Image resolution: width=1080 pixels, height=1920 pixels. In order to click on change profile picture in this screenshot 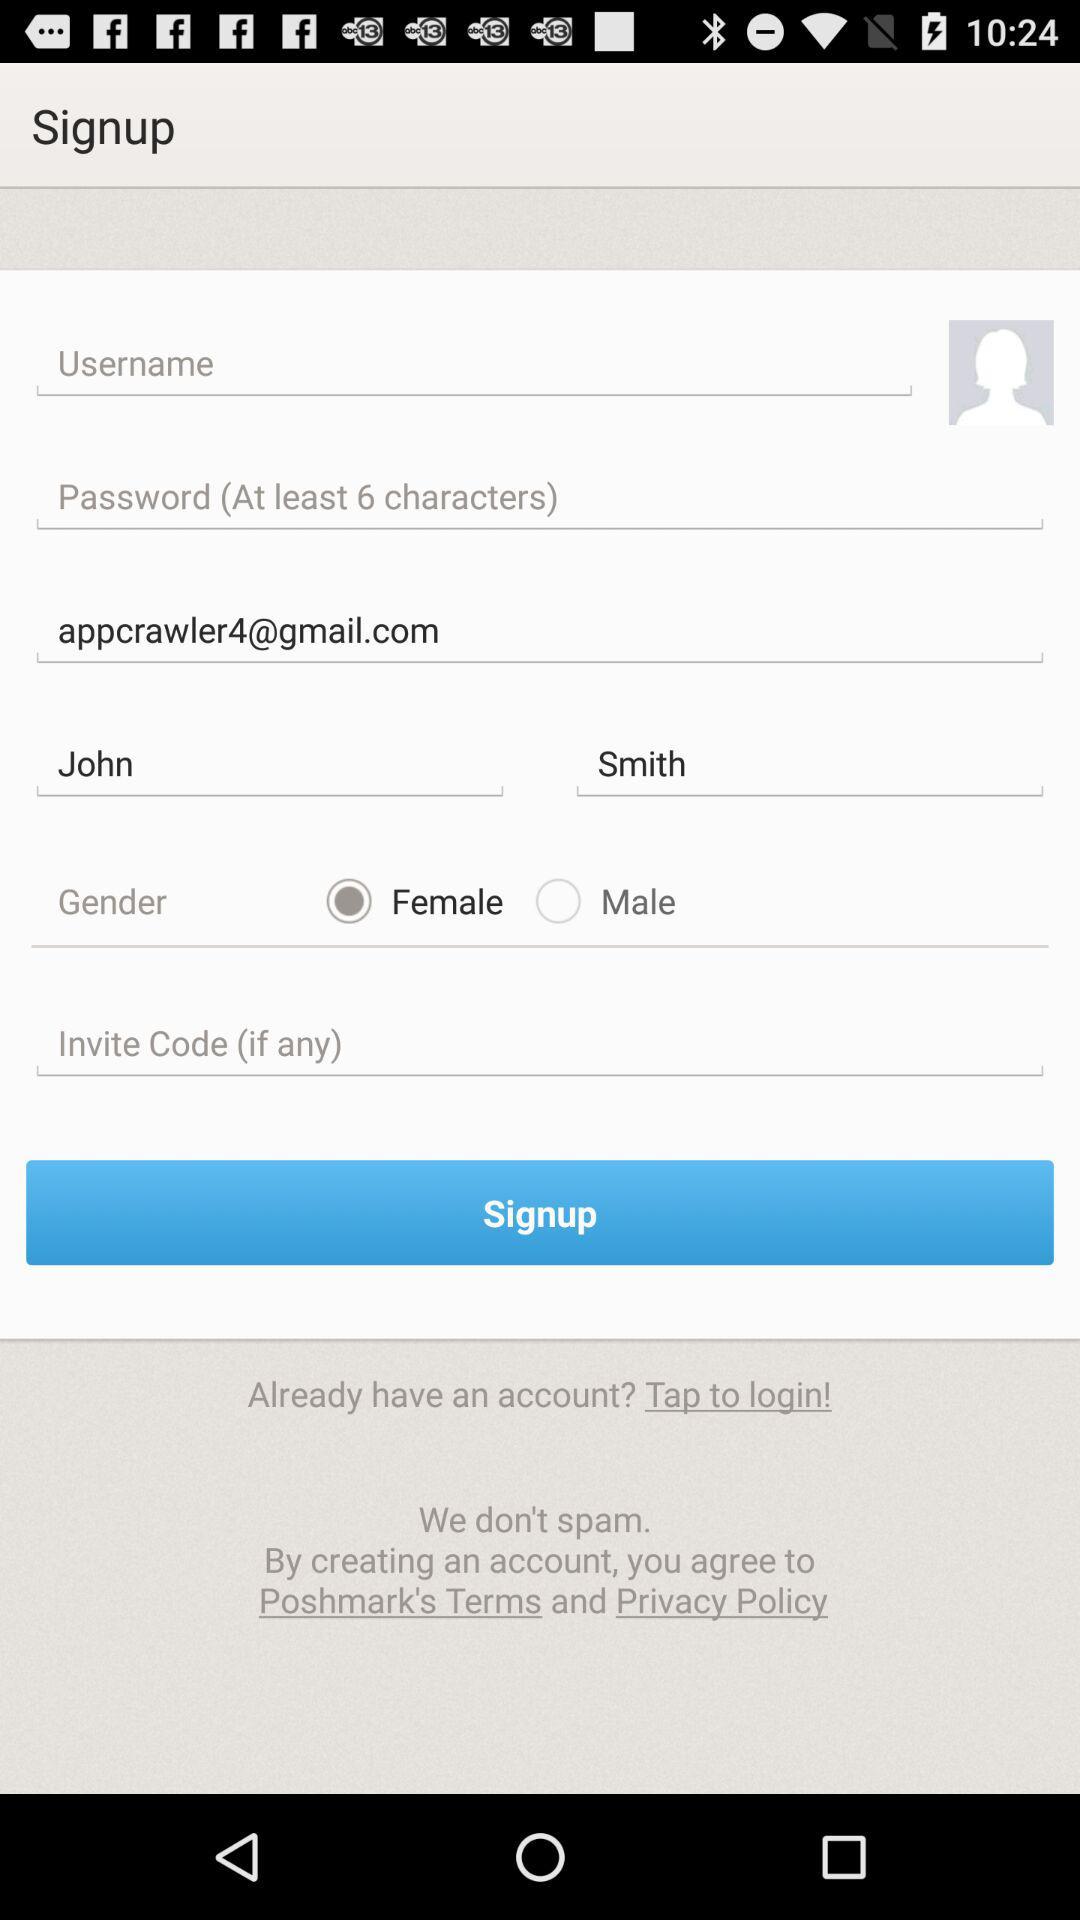, I will do `click(1001, 372)`.